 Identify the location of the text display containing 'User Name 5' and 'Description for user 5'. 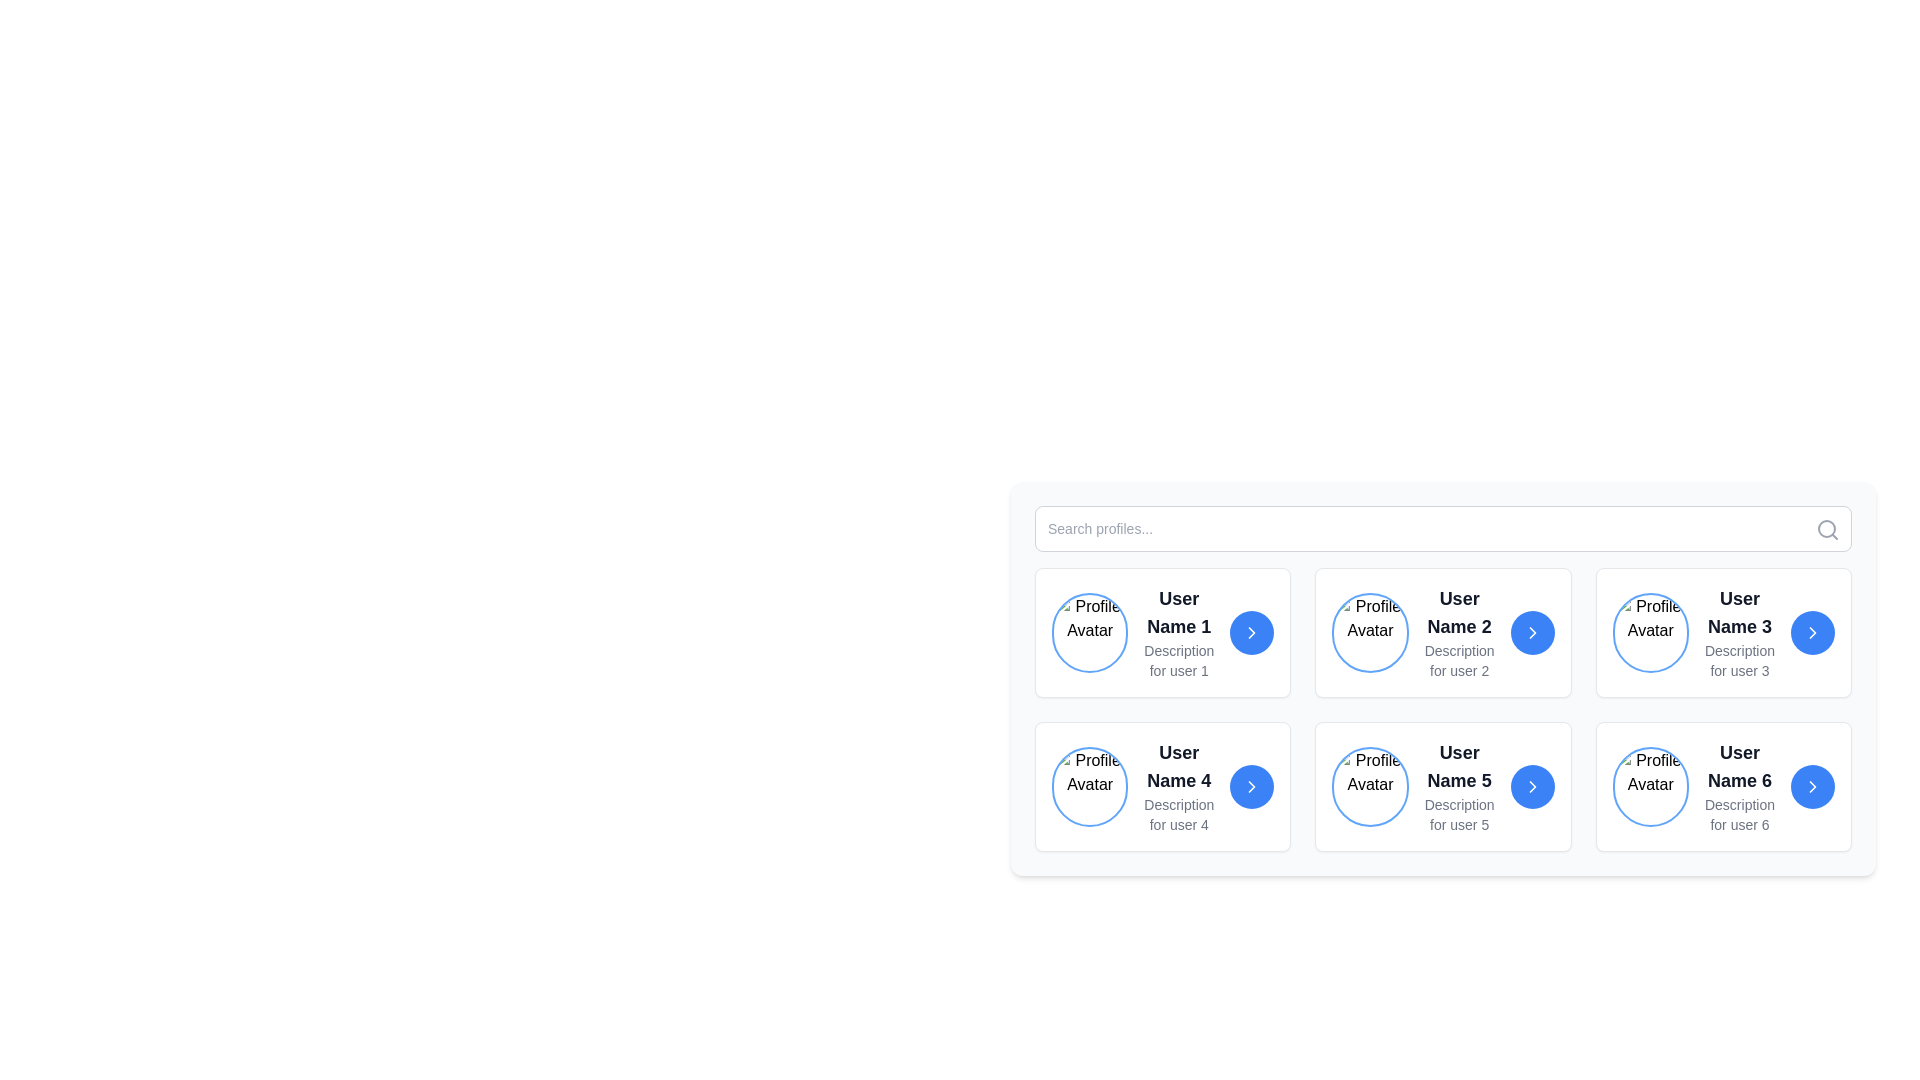
(1459, 785).